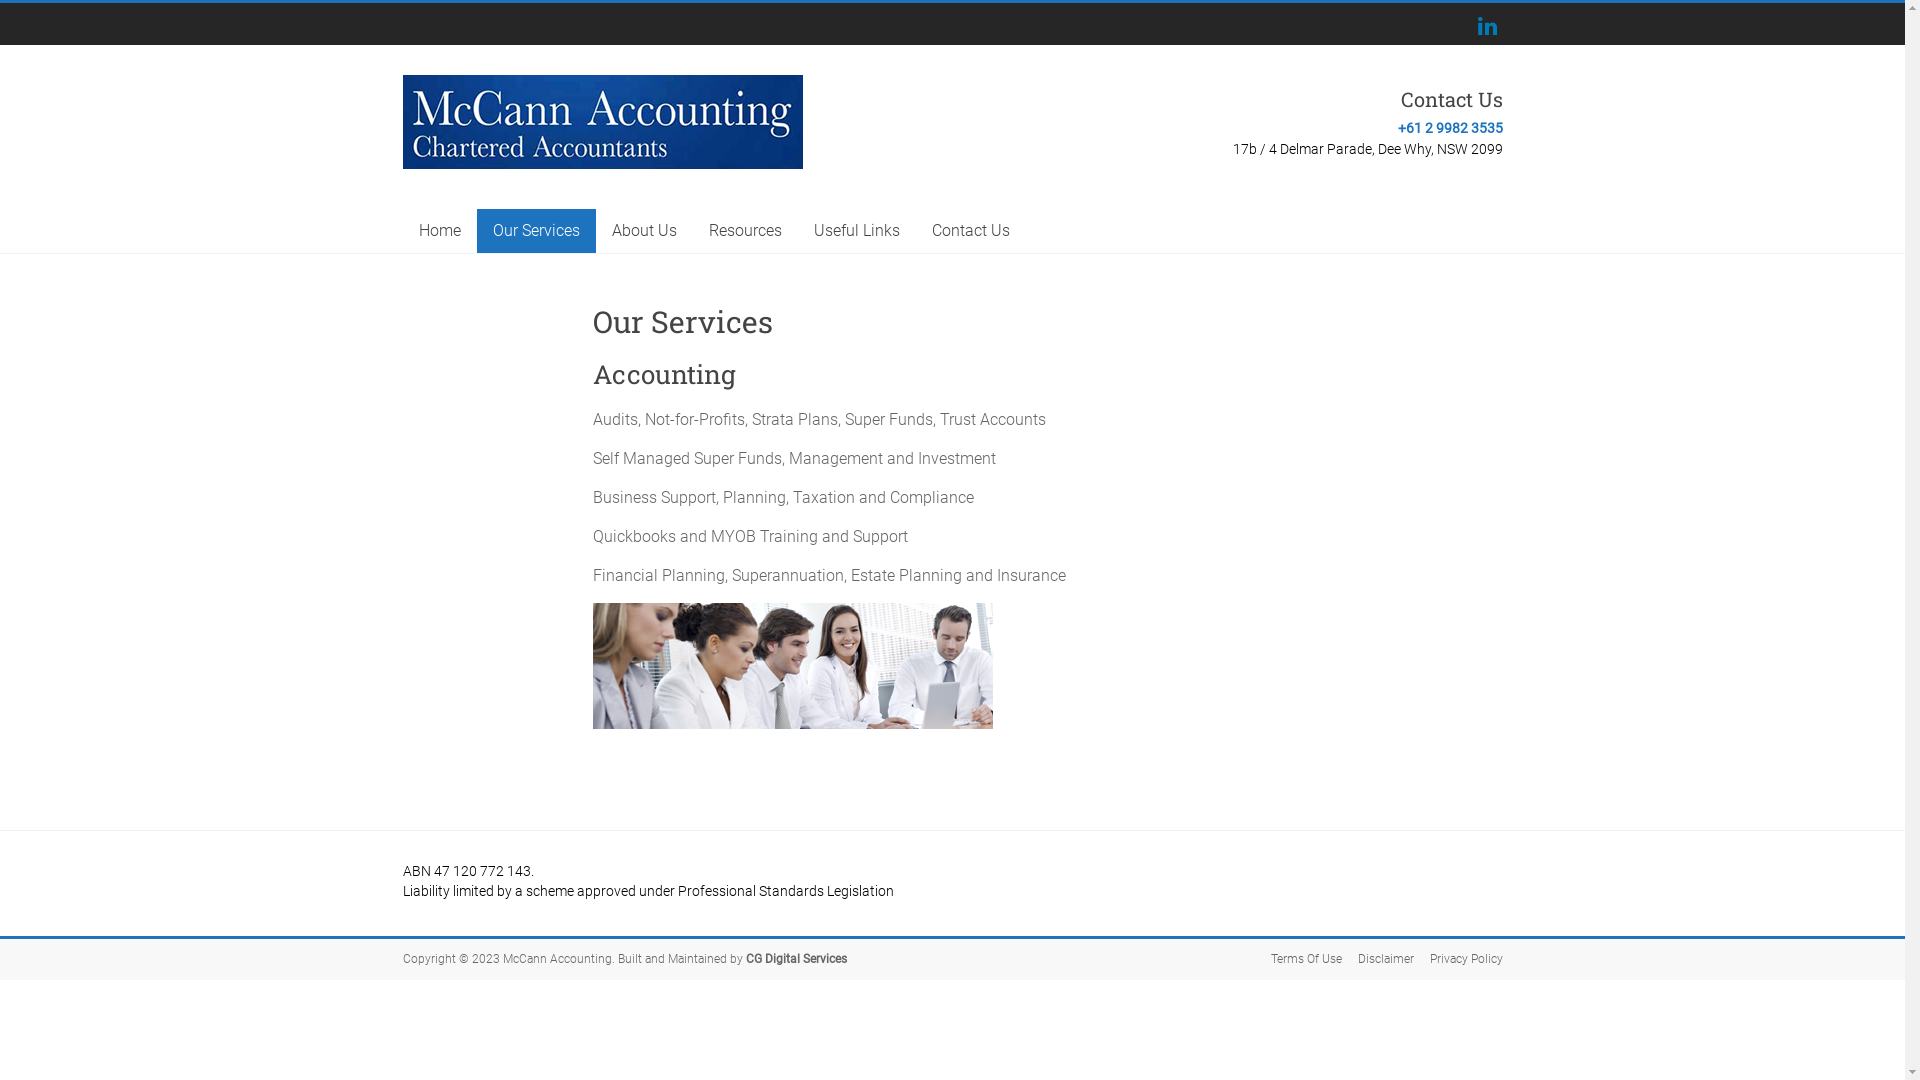  Describe the element at coordinates (1450, 127) in the screenshot. I see `'+61 2 9982 3535'` at that location.